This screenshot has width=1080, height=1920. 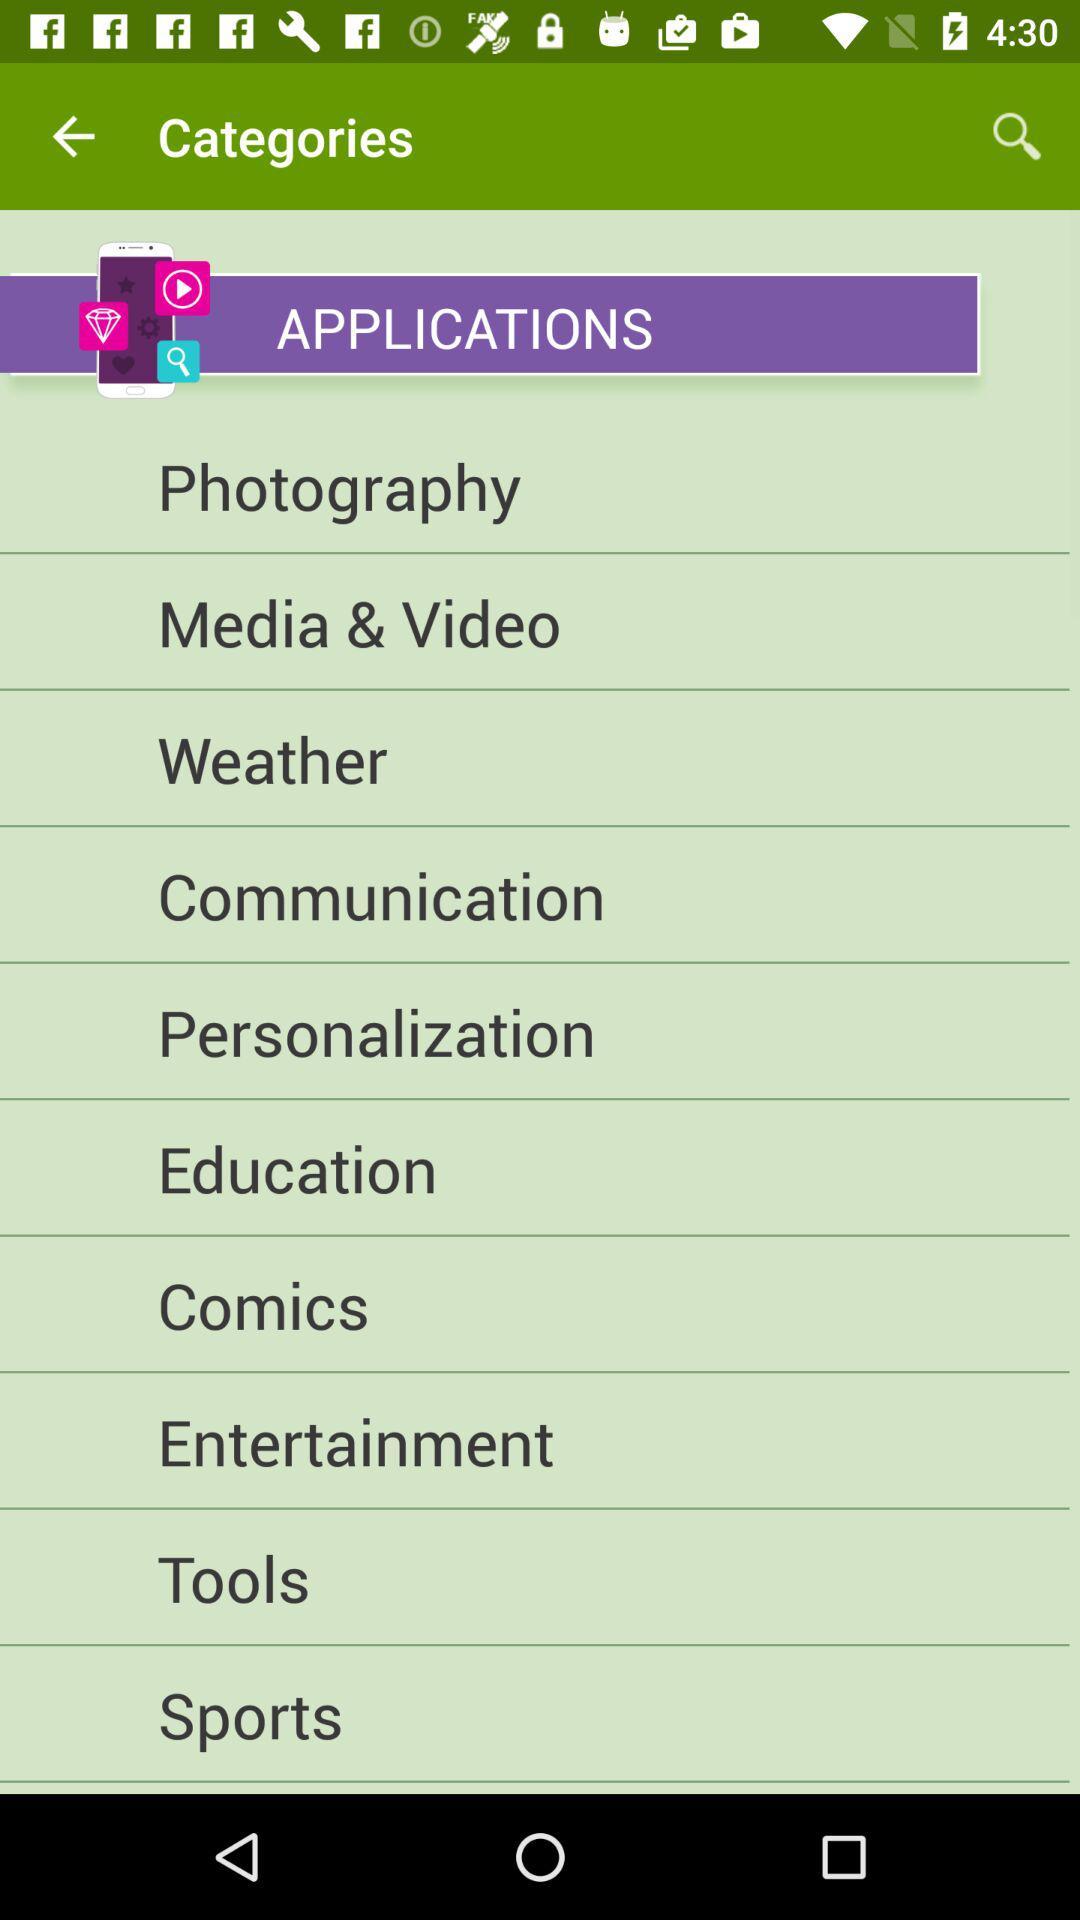 What do you see at coordinates (1017, 135) in the screenshot?
I see `item at the top right corner` at bounding box center [1017, 135].